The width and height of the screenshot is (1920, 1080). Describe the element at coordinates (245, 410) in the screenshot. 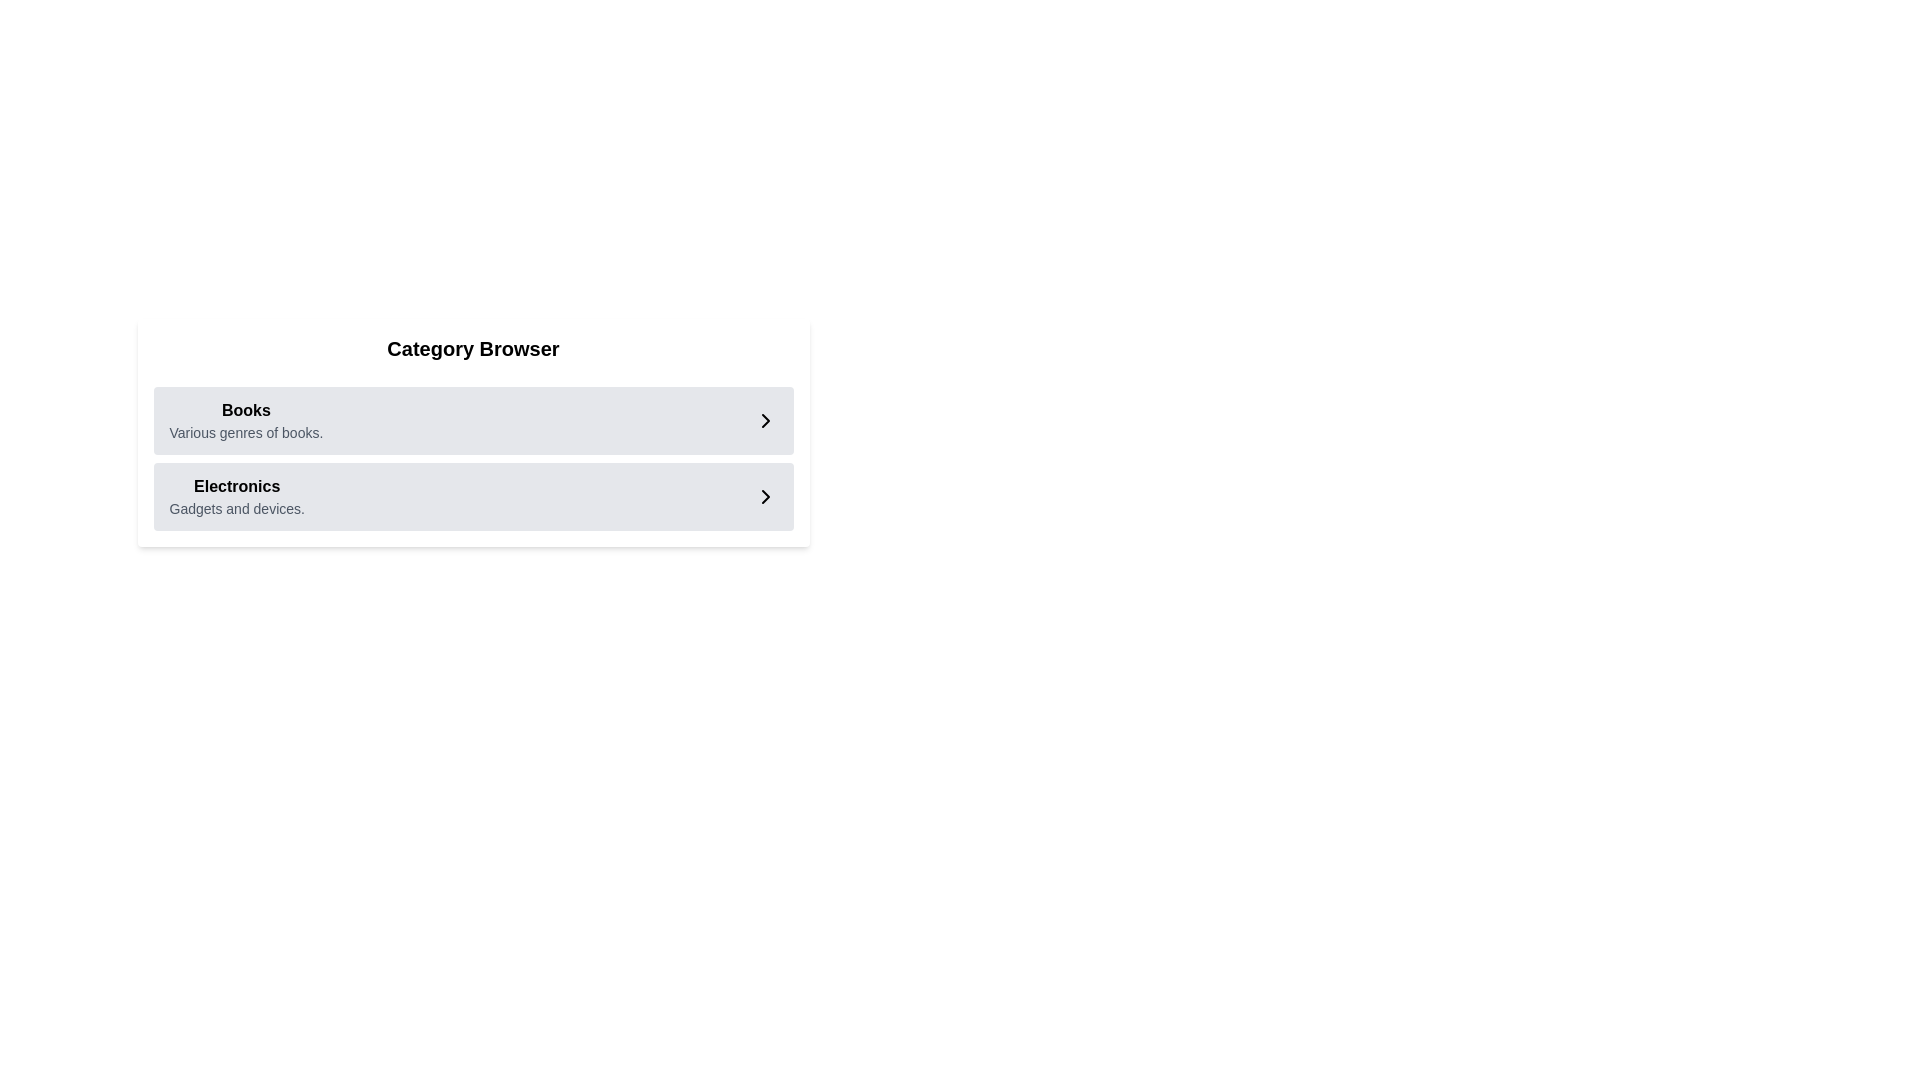

I see `the 'Books' category title text label` at that location.